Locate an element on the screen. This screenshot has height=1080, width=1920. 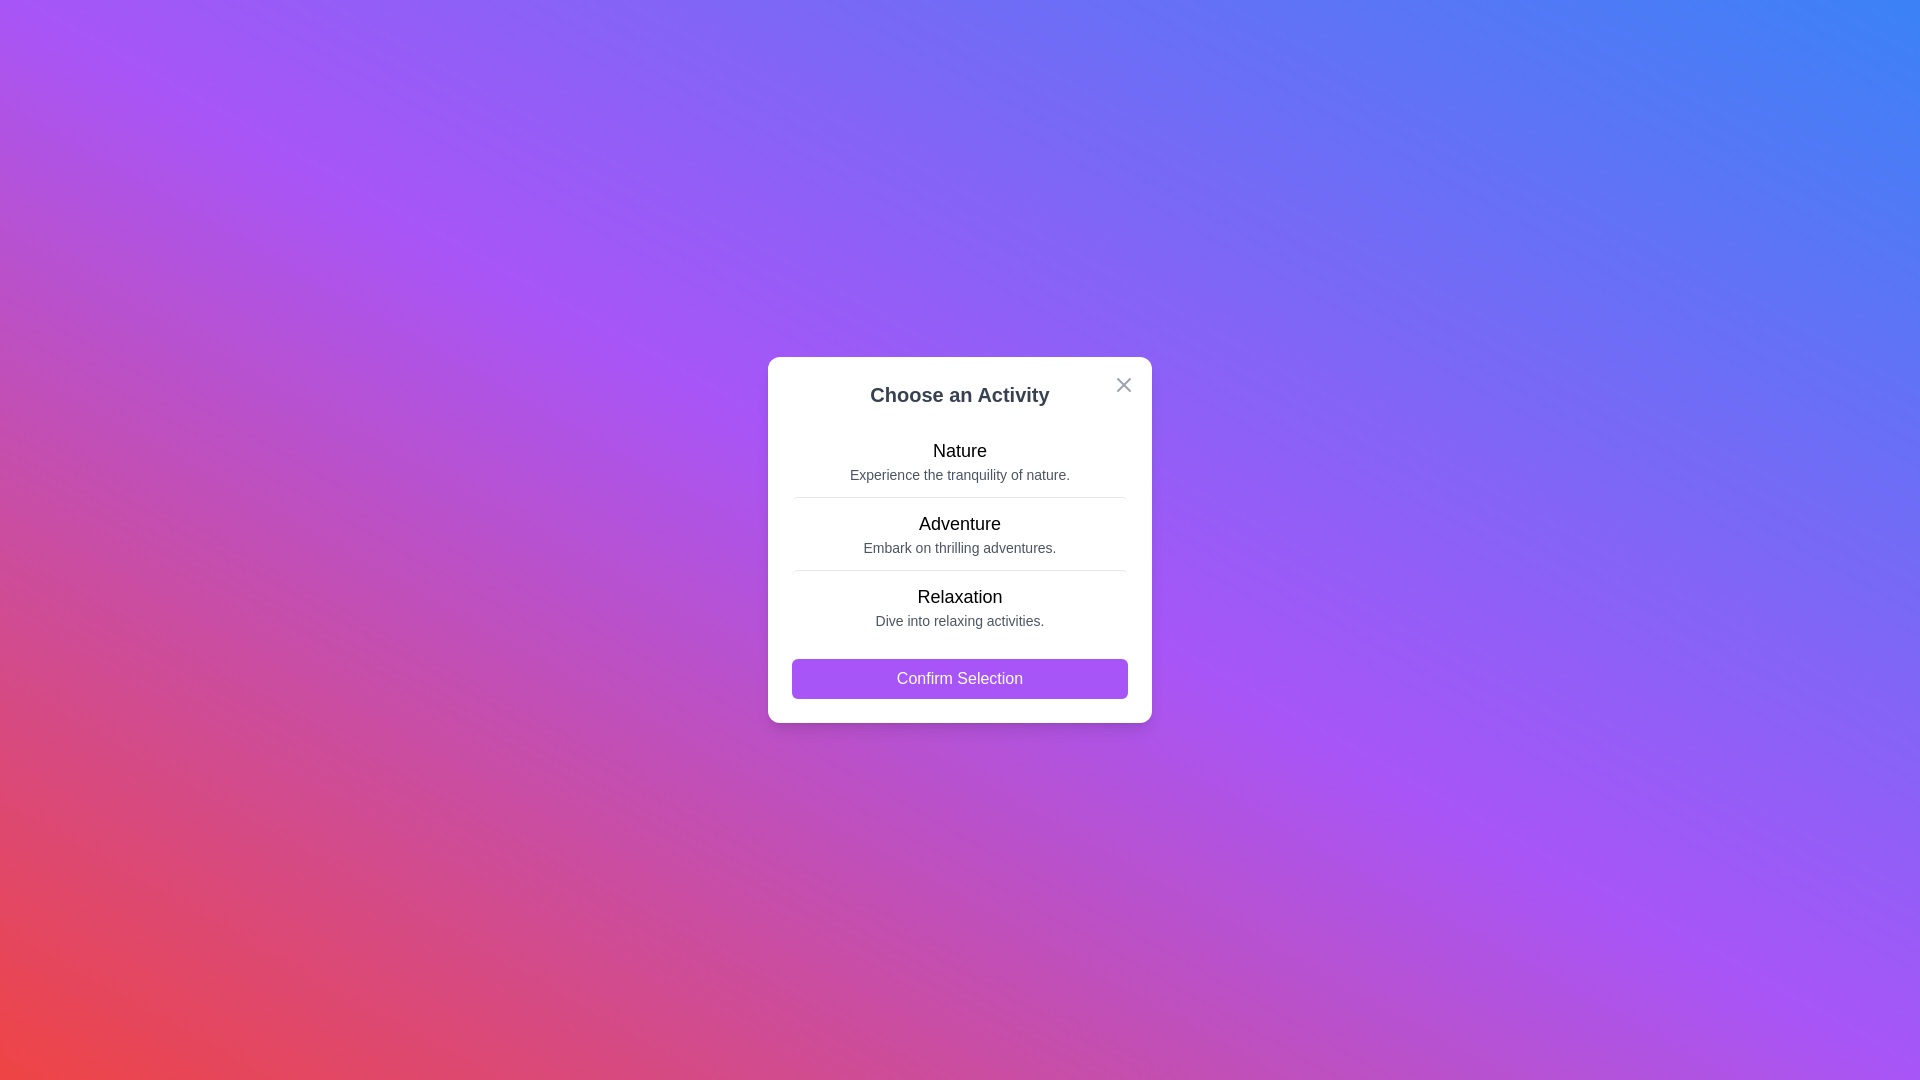
the item labeled Adventure to read its description is located at coordinates (960, 532).